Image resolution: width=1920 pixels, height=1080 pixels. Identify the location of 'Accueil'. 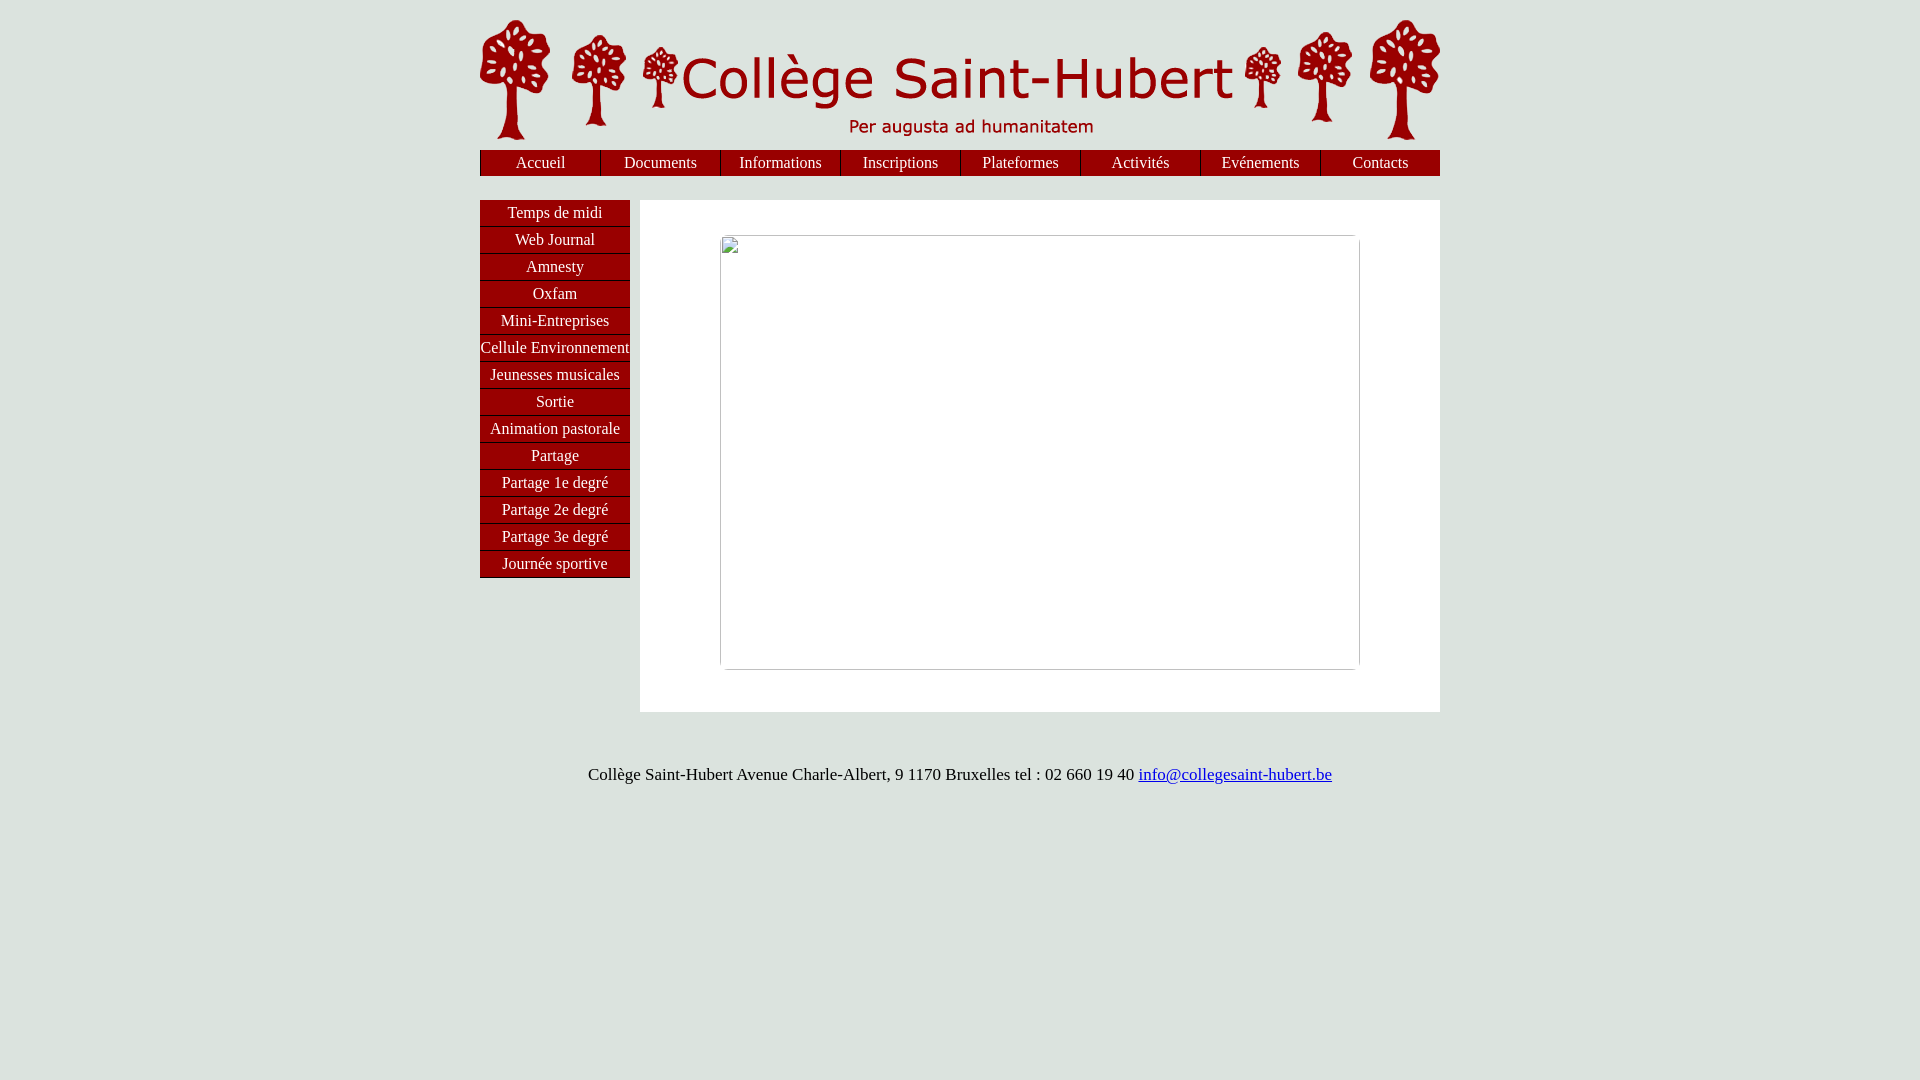
(540, 161).